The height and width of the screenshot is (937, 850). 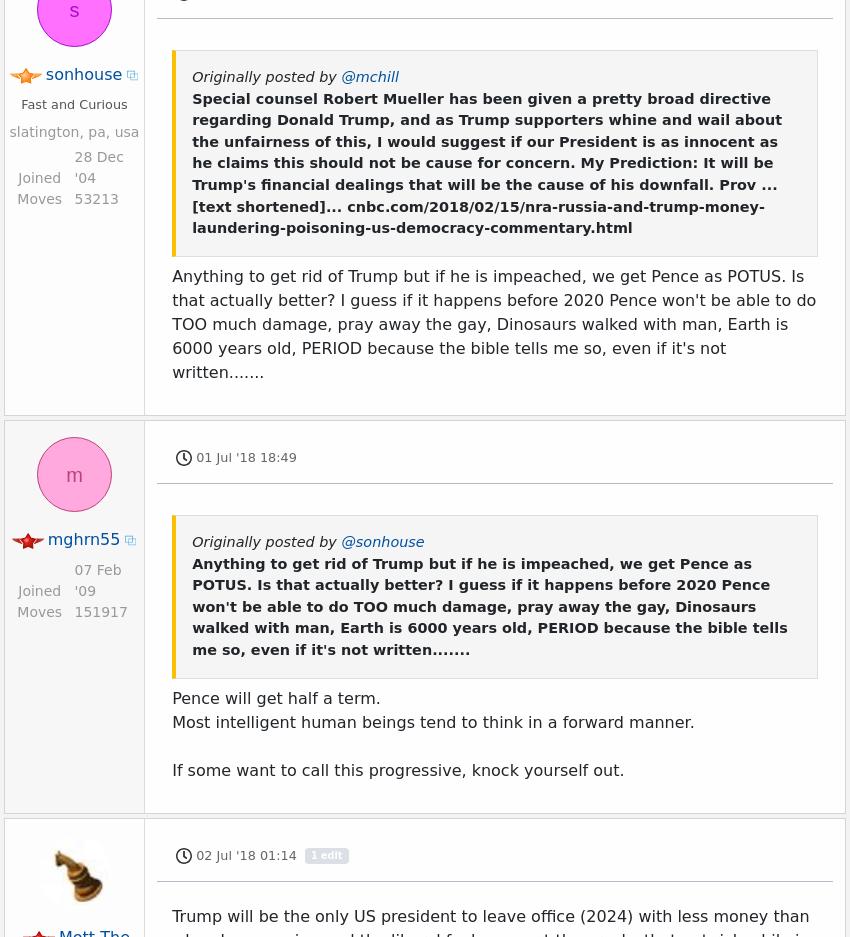 What do you see at coordinates (294, 38) in the screenshot?
I see `'"Beat the crap out of that guy"'` at bounding box center [294, 38].